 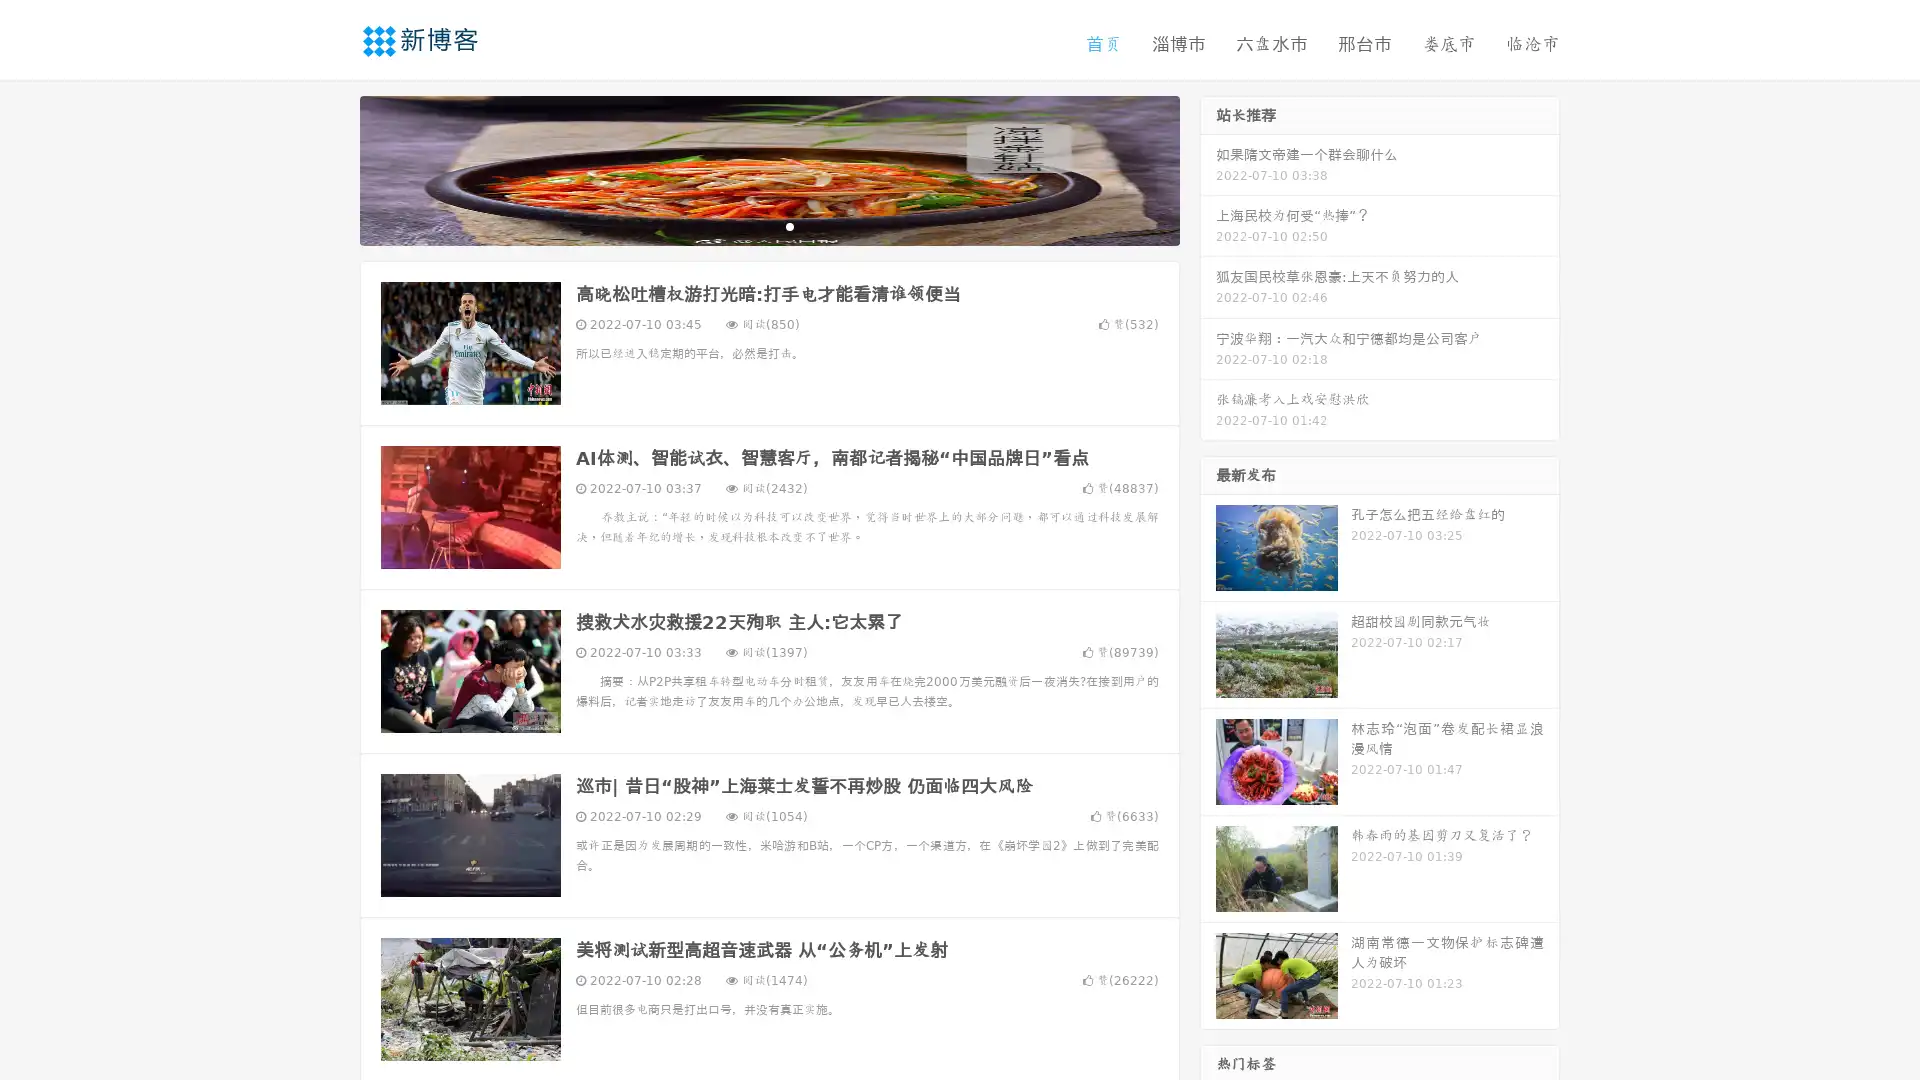 What do you see at coordinates (1208, 168) in the screenshot?
I see `Next slide` at bounding box center [1208, 168].